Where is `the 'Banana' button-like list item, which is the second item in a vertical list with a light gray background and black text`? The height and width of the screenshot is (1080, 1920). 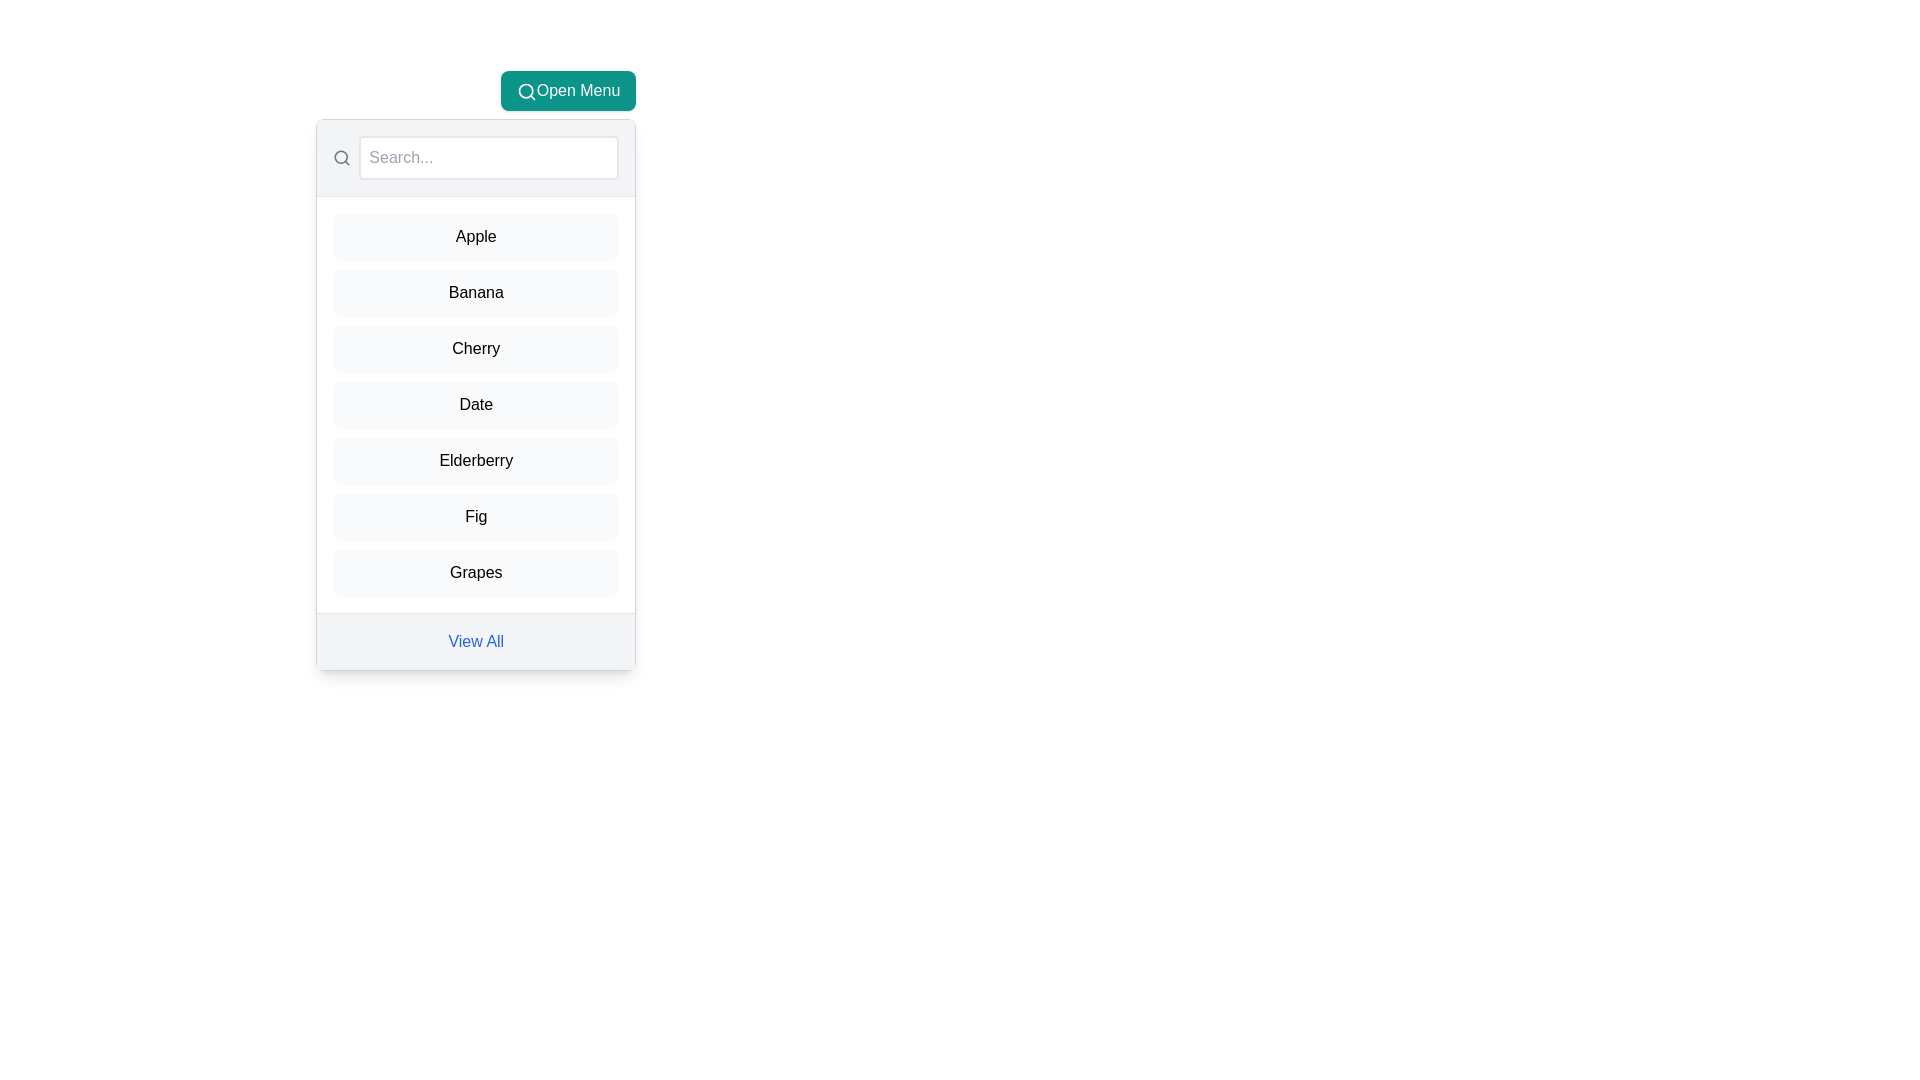 the 'Banana' button-like list item, which is the second item in a vertical list with a light gray background and black text is located at coordinates (475, 293).